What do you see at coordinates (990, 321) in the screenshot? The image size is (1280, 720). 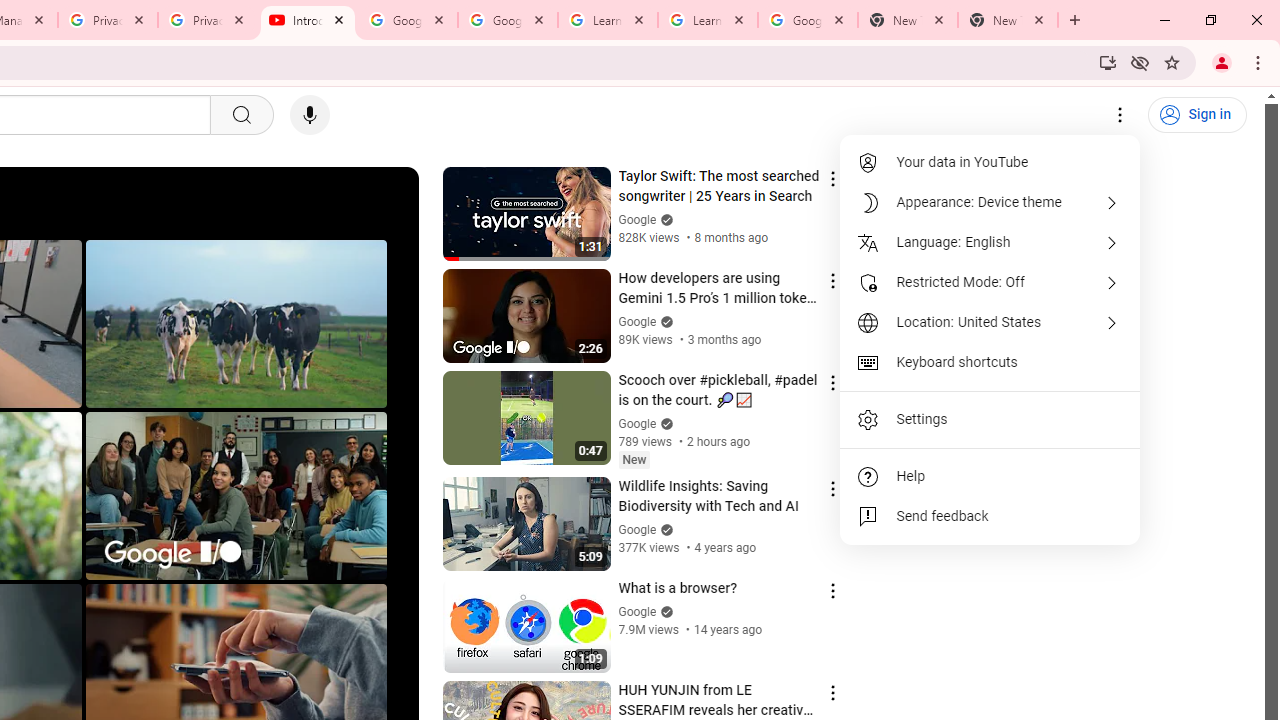 I see `'Location: United States'` at bounding box center [990, 321].